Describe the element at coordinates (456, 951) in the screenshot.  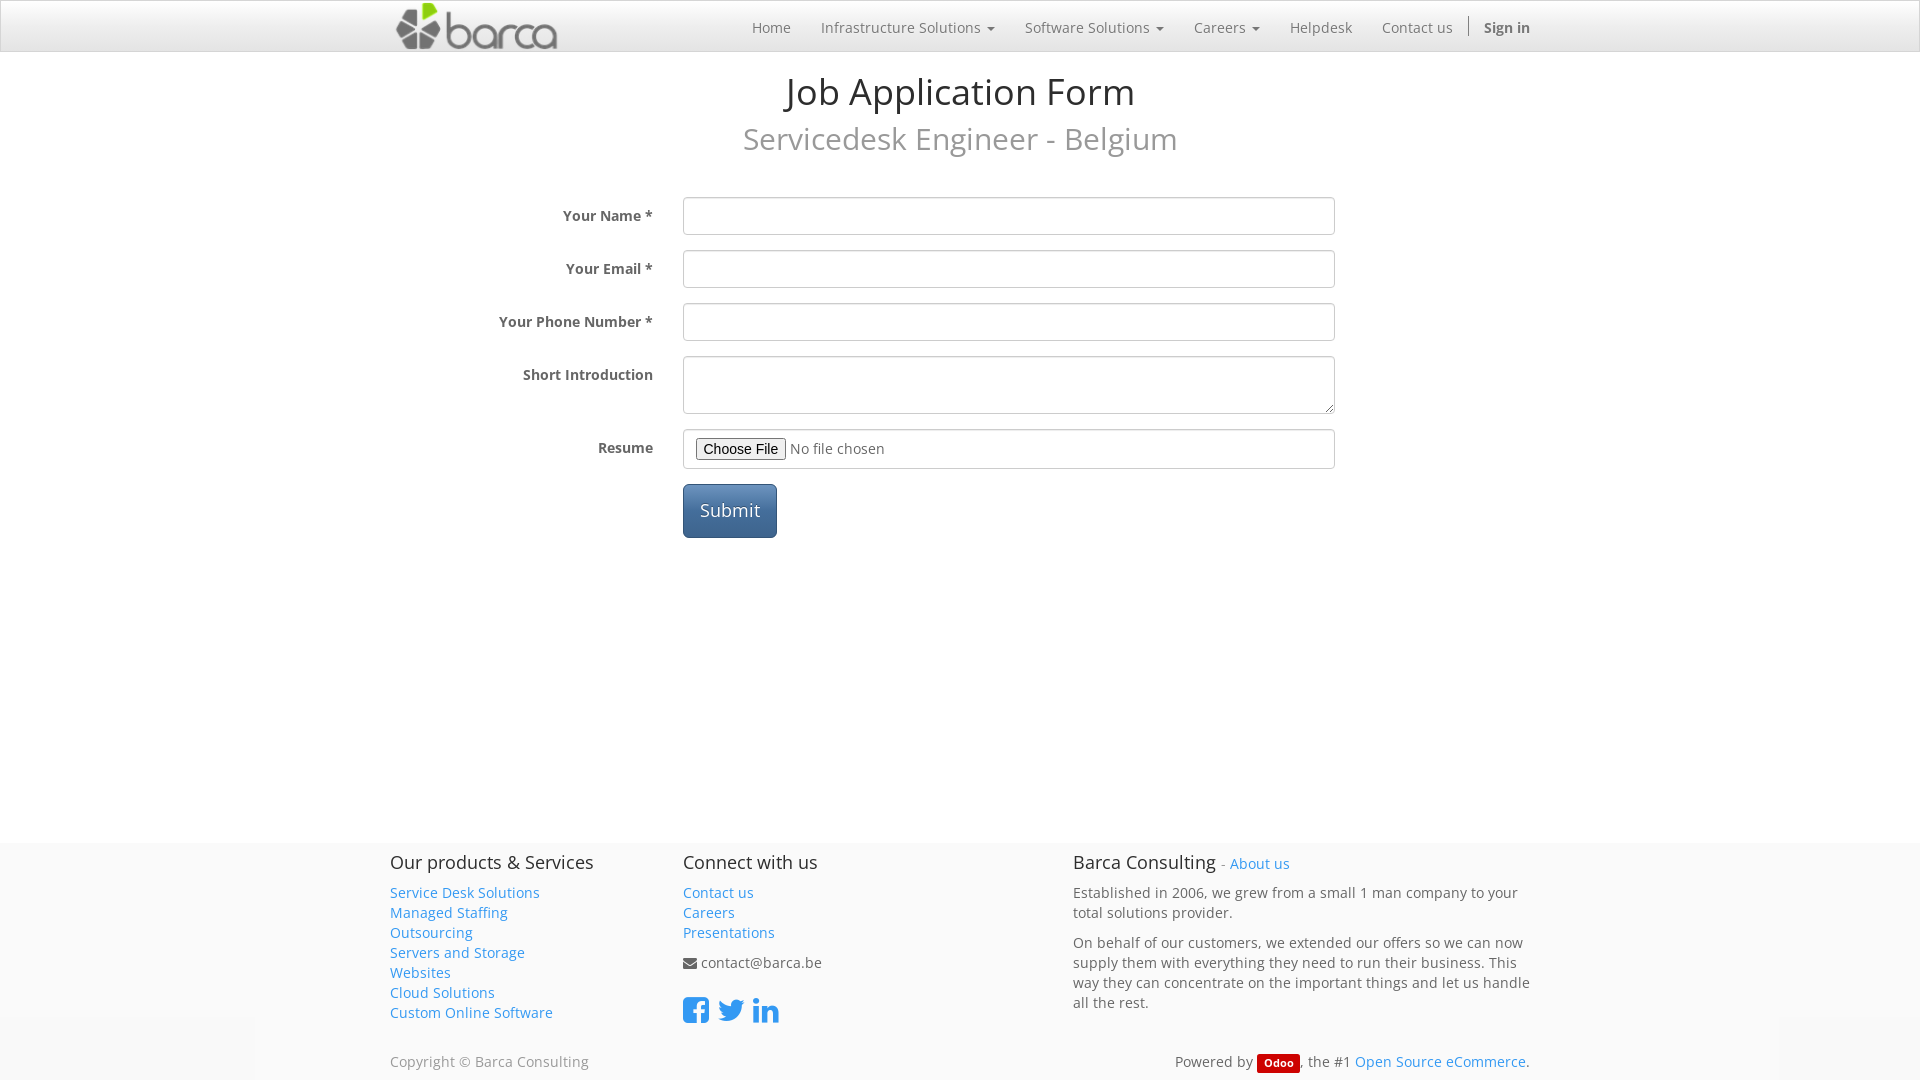
I see `'Servers and Storage'` at that location.